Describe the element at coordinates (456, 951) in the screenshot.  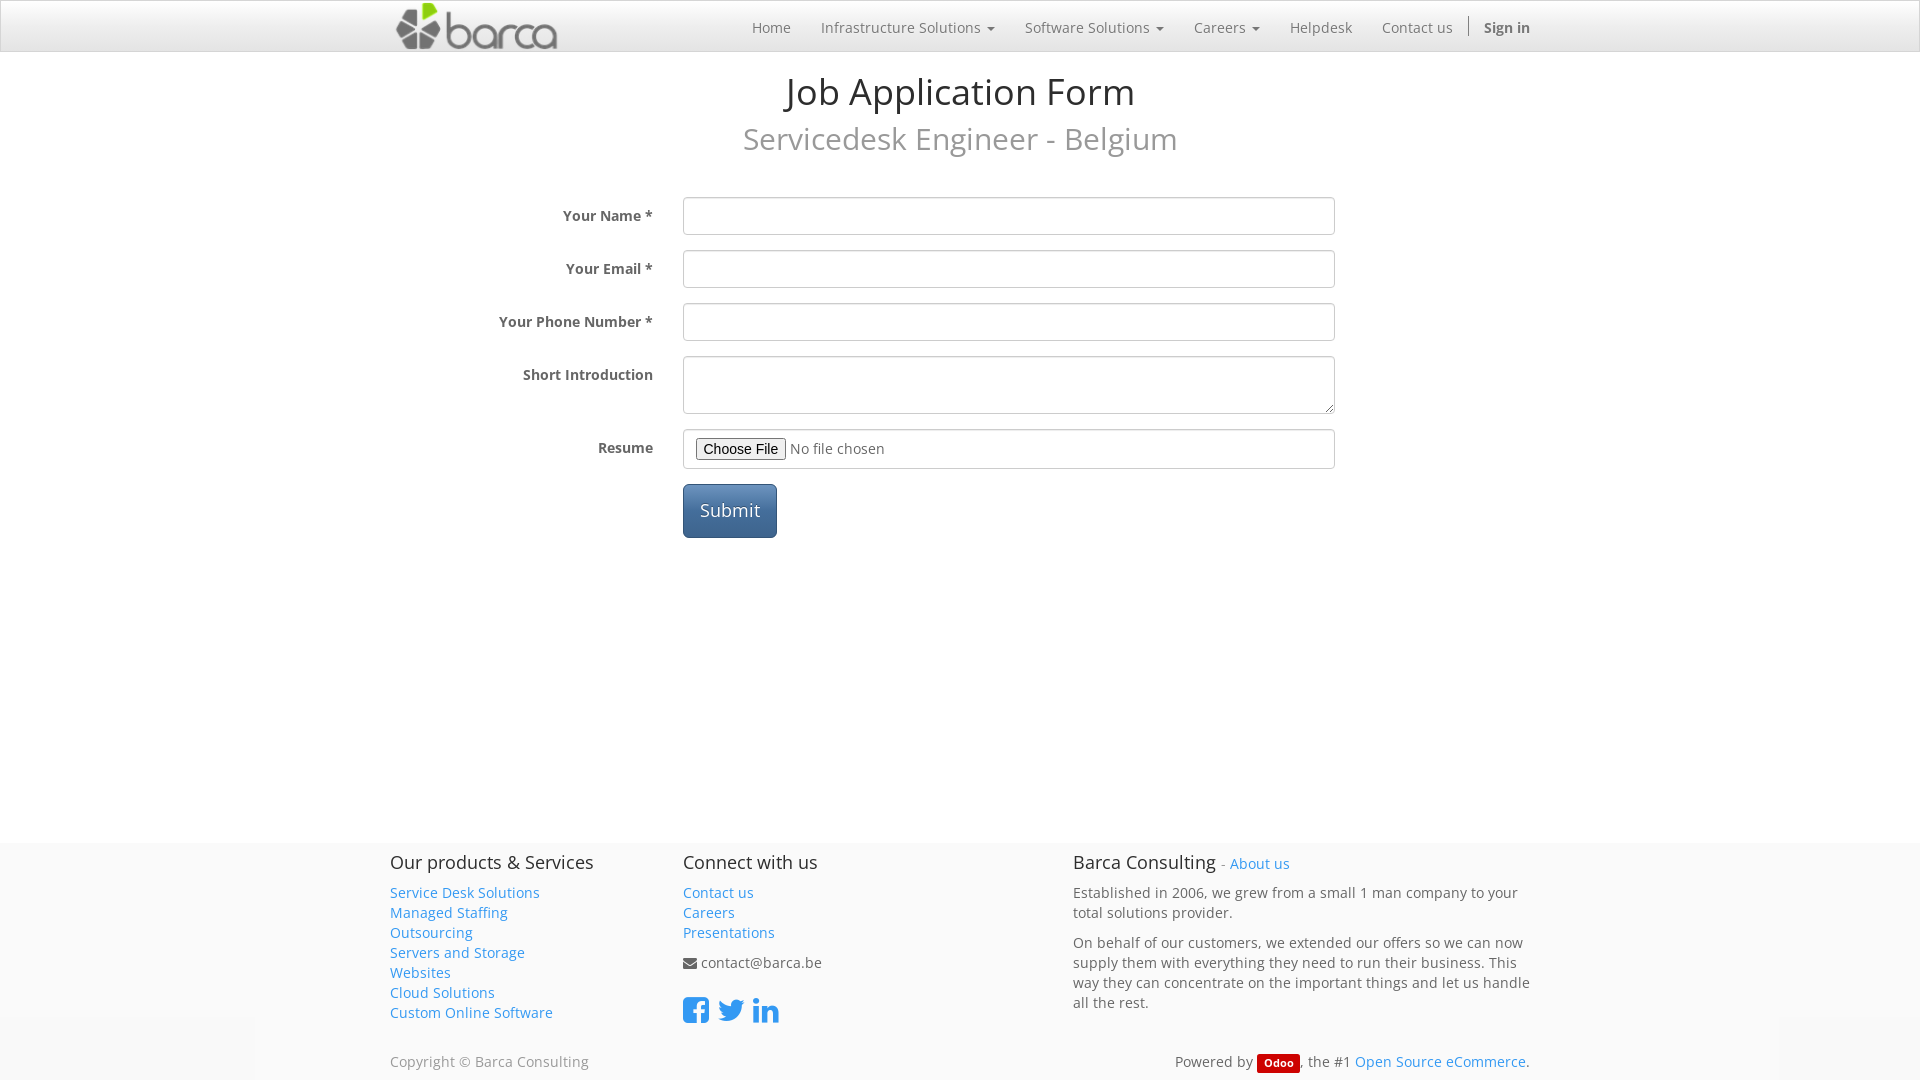
I see `'Servers and Storage'` at that location.